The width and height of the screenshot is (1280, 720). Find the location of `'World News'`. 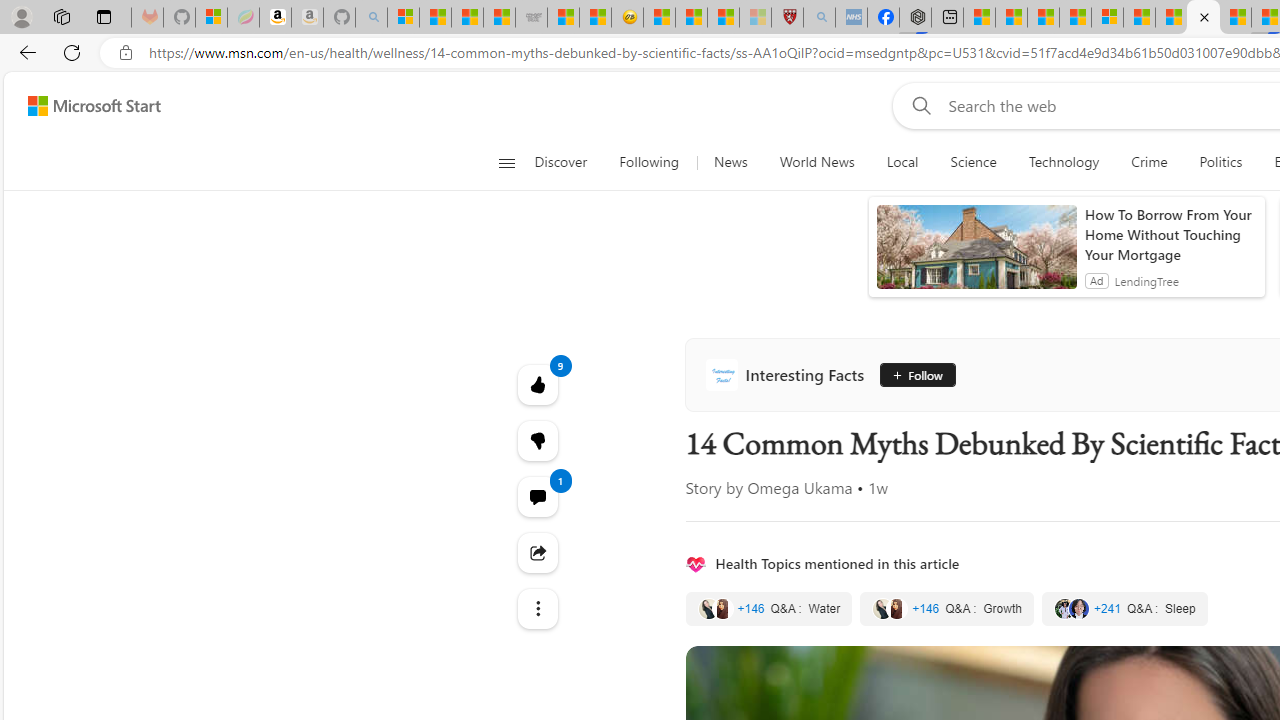

'World News' is located at coordinates (817, 162).